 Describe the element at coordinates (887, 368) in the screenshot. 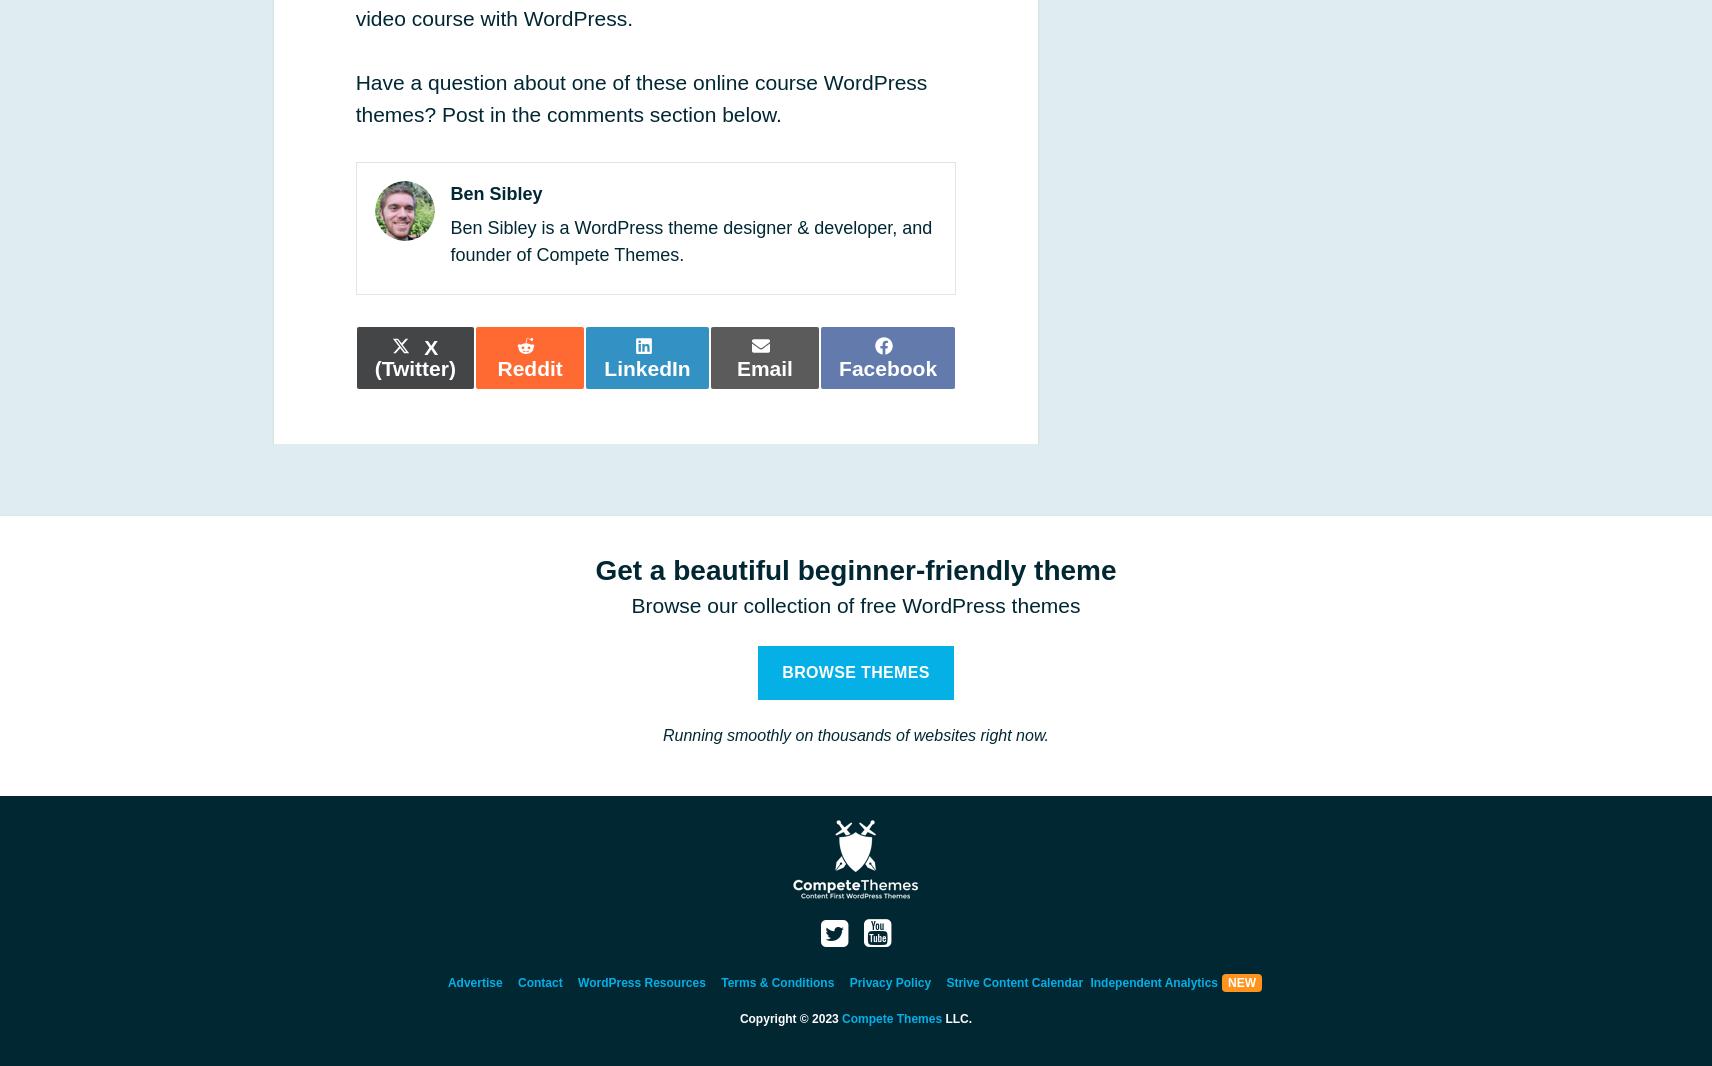

I see `'Facebook'` at that location.